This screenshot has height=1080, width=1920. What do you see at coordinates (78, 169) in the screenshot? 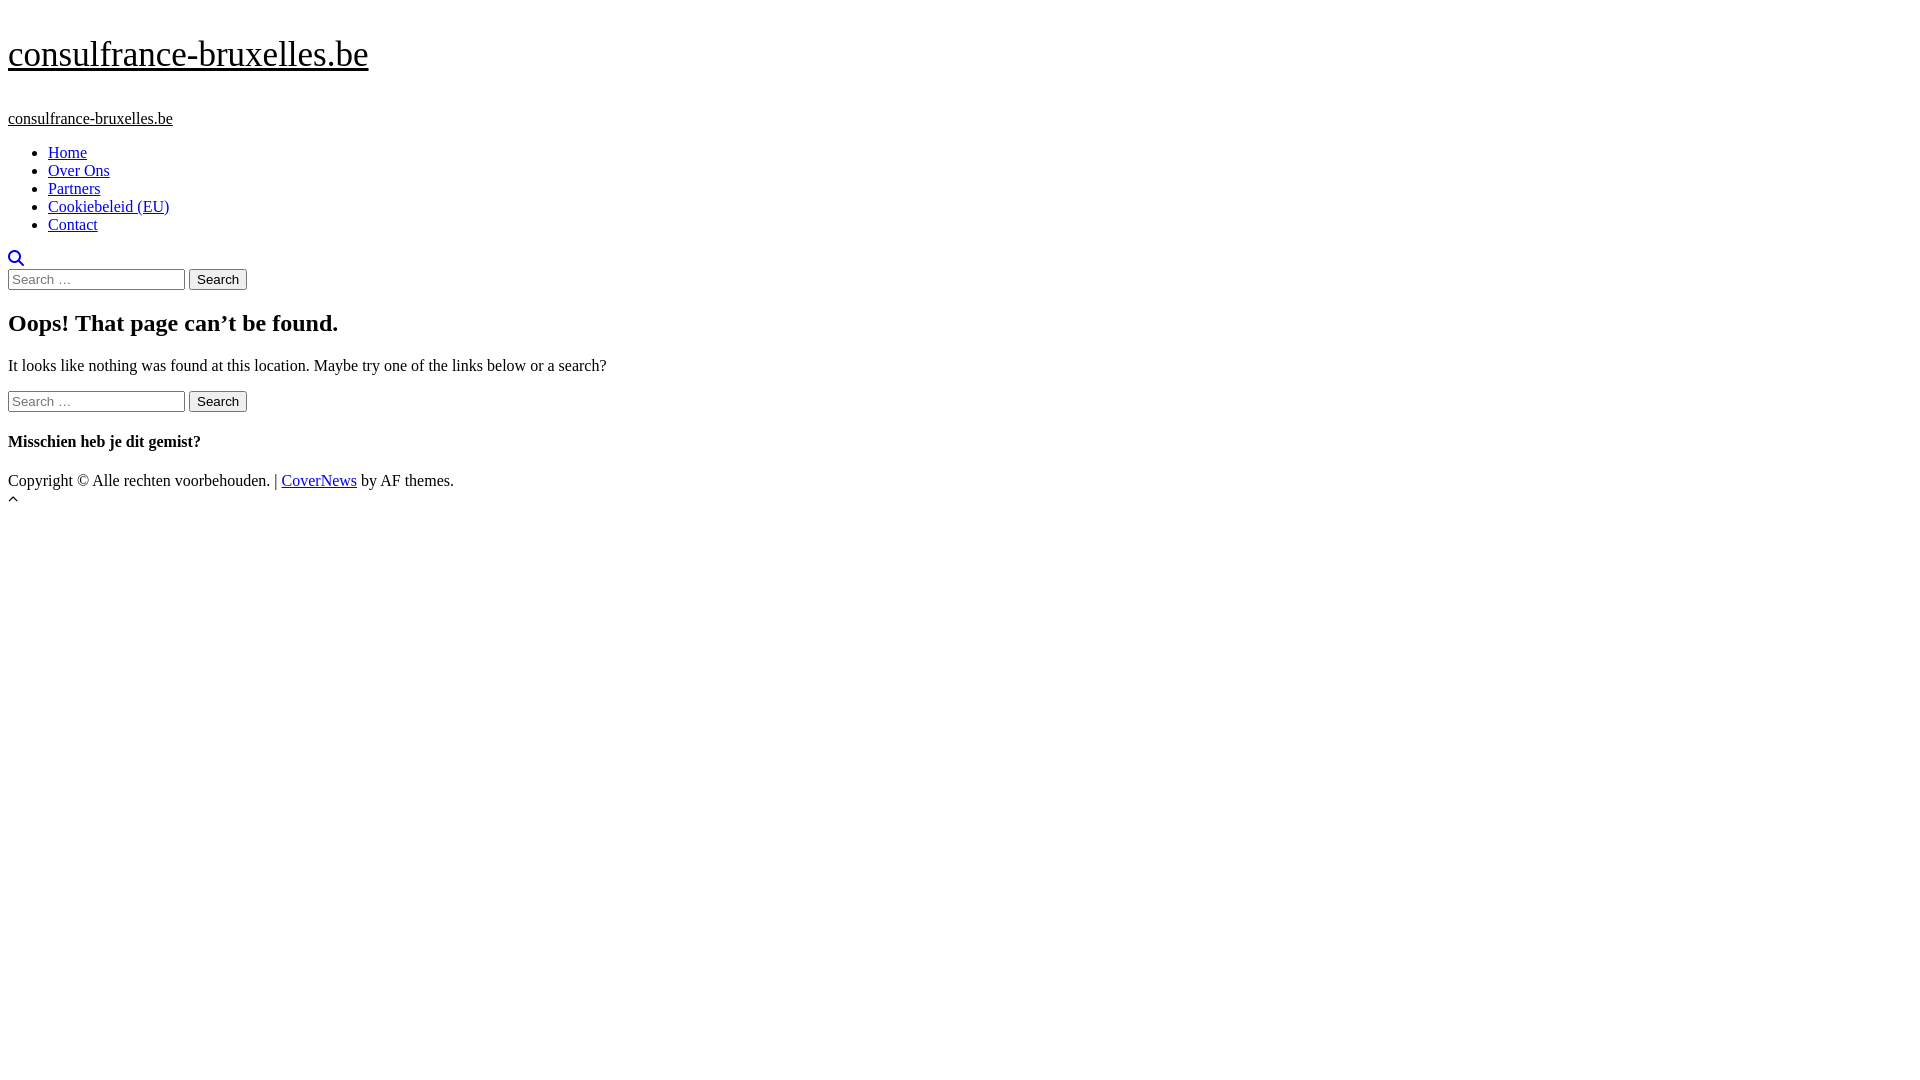
I see `'Over Ons'` at bounding box center [78, 169].